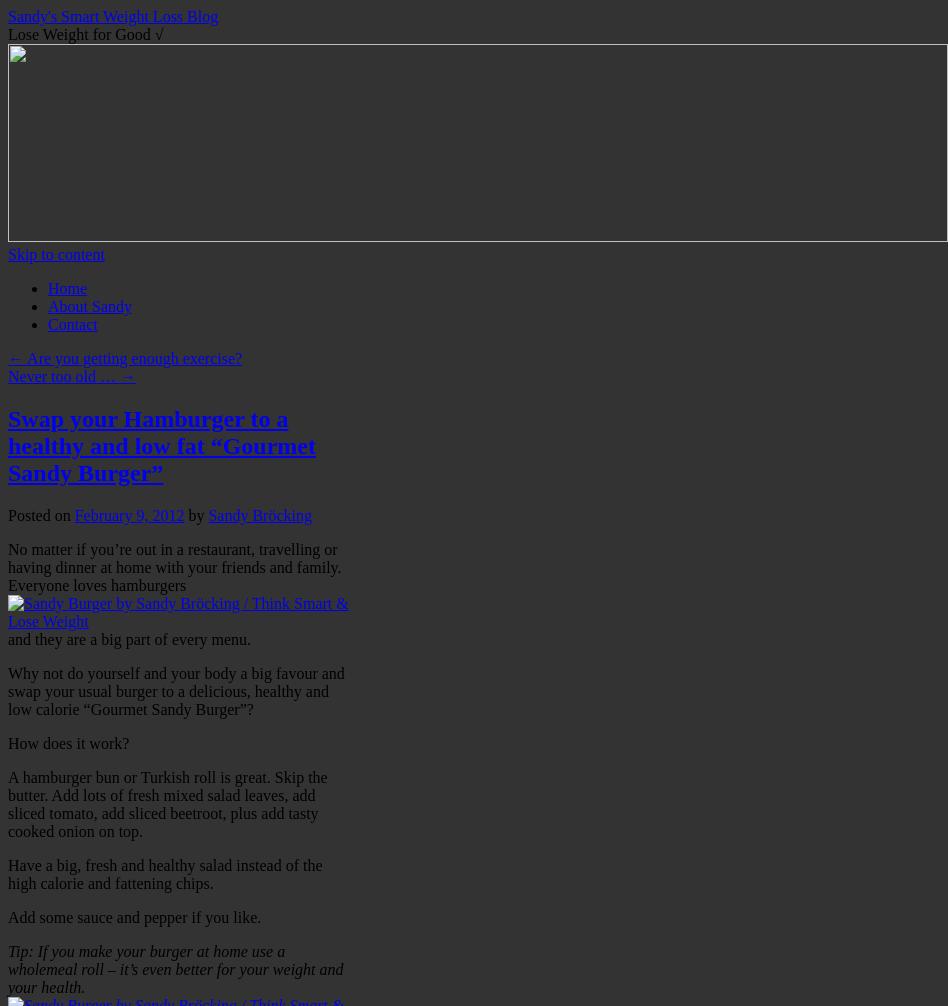 This screenshot has width=948, height=1006. What do you see at coordinates (85, 34) in the screenshot?
I see `'Lose Weight for Good √'` at bounding box center [85, 34].